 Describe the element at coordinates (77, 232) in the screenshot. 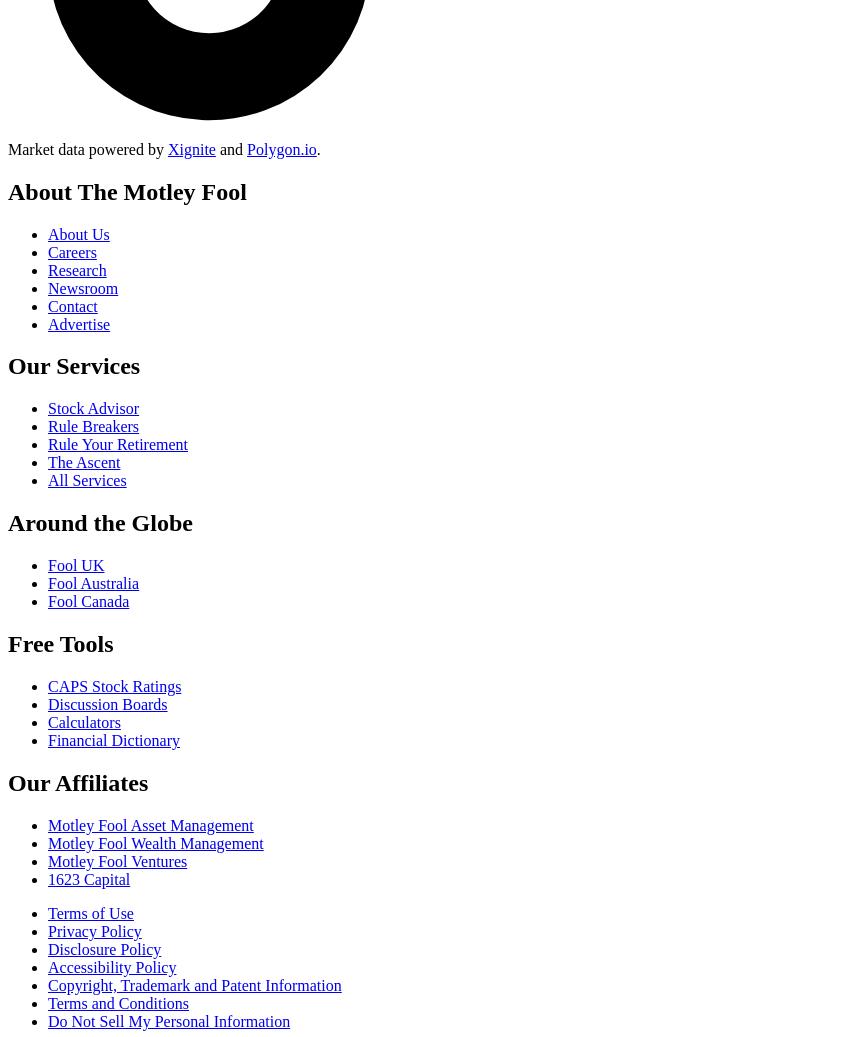

I see `'About Us'` at that location.